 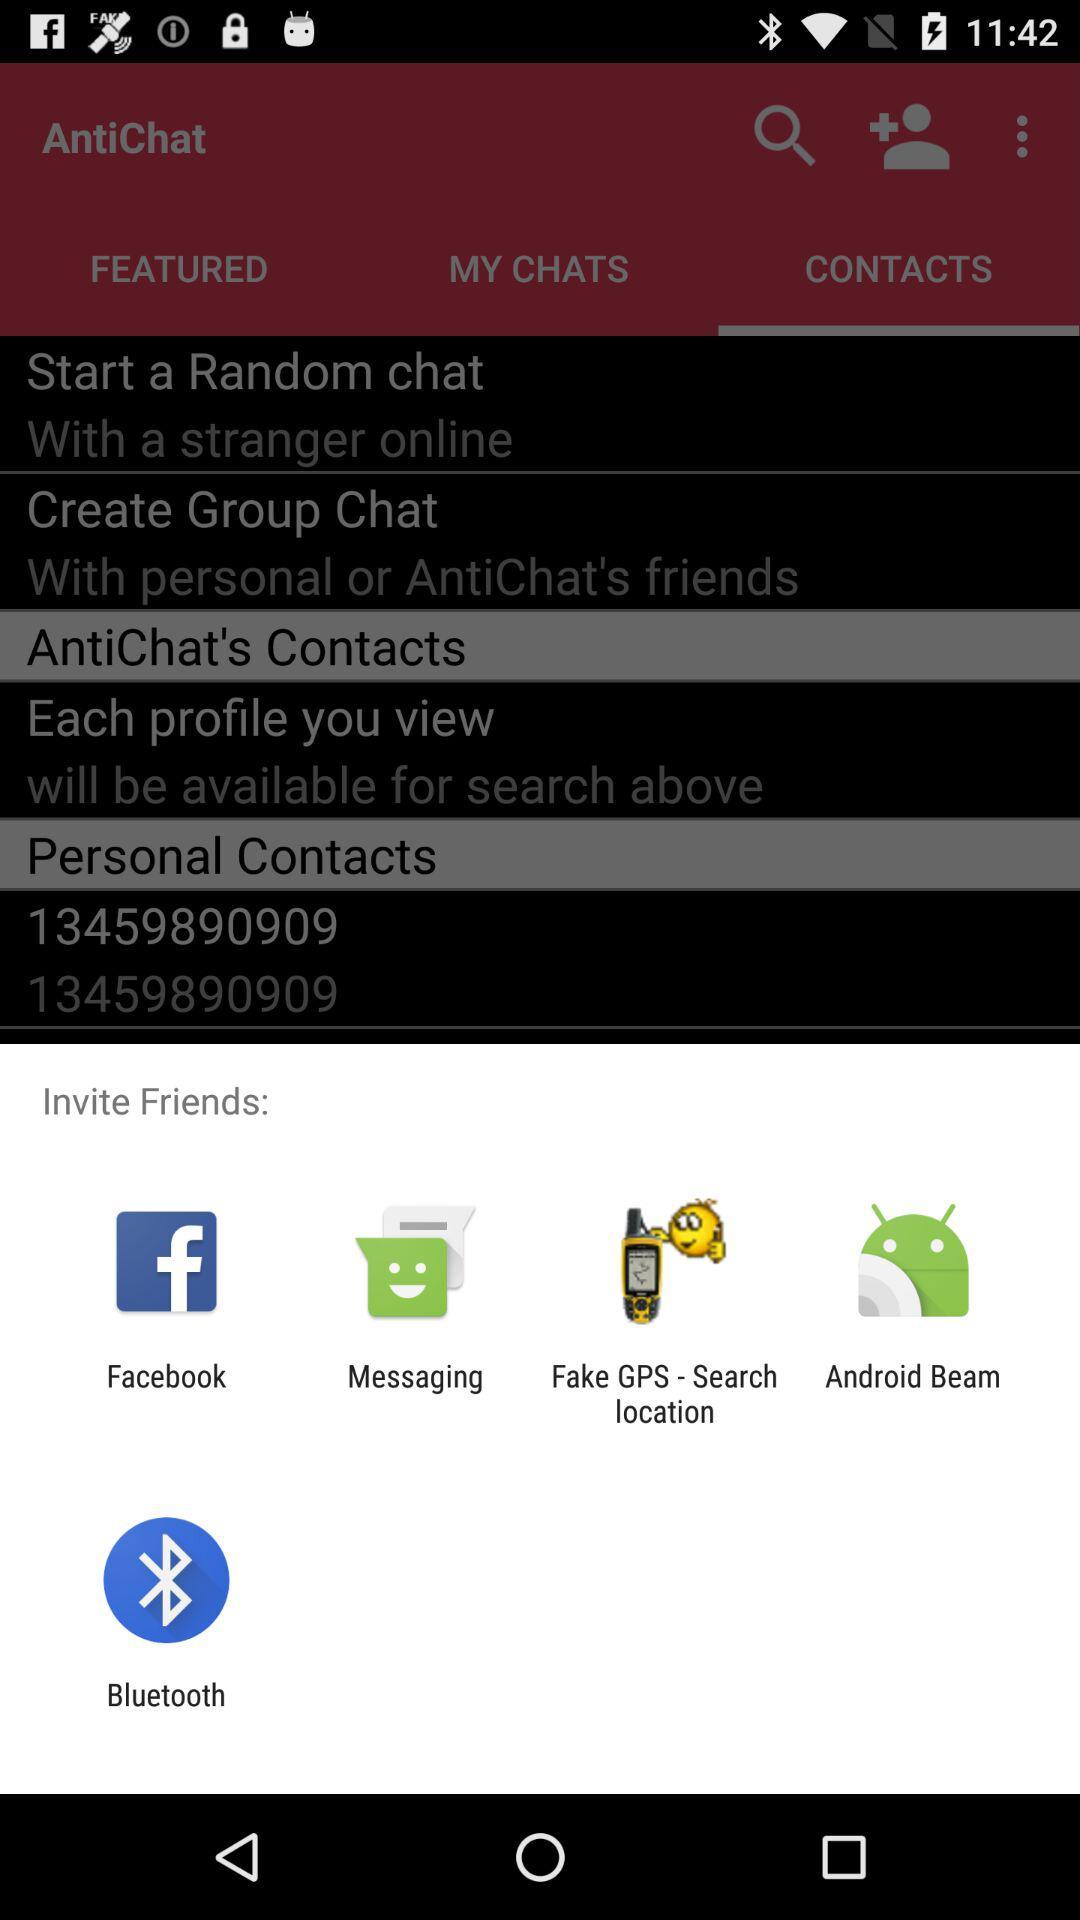 I want to click on the app next to the fake gps search app, so click(x=414, y=1392).